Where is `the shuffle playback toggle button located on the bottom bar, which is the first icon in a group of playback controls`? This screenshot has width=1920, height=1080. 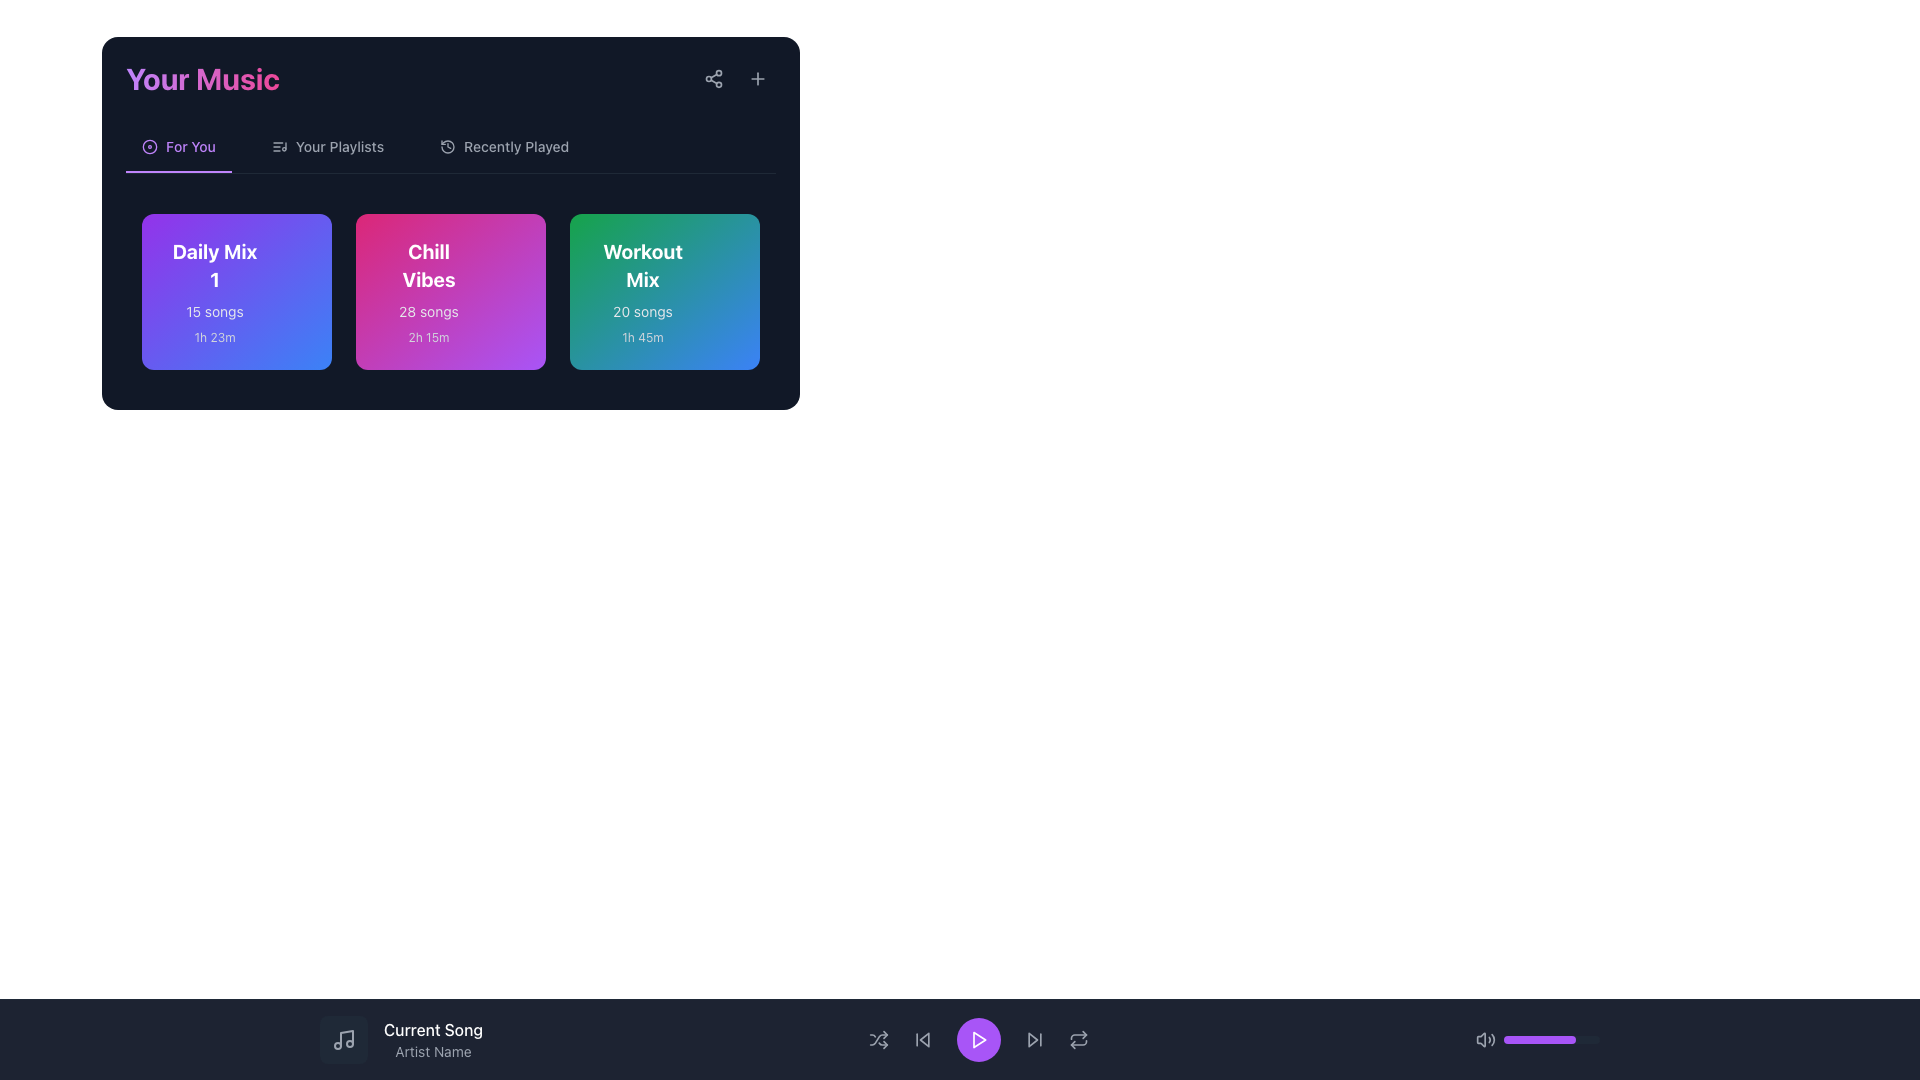 the shuffle playback toggle button located on the bottom bar, which is the first icon in a group of playback controls is located at coordinates (879, 1039).